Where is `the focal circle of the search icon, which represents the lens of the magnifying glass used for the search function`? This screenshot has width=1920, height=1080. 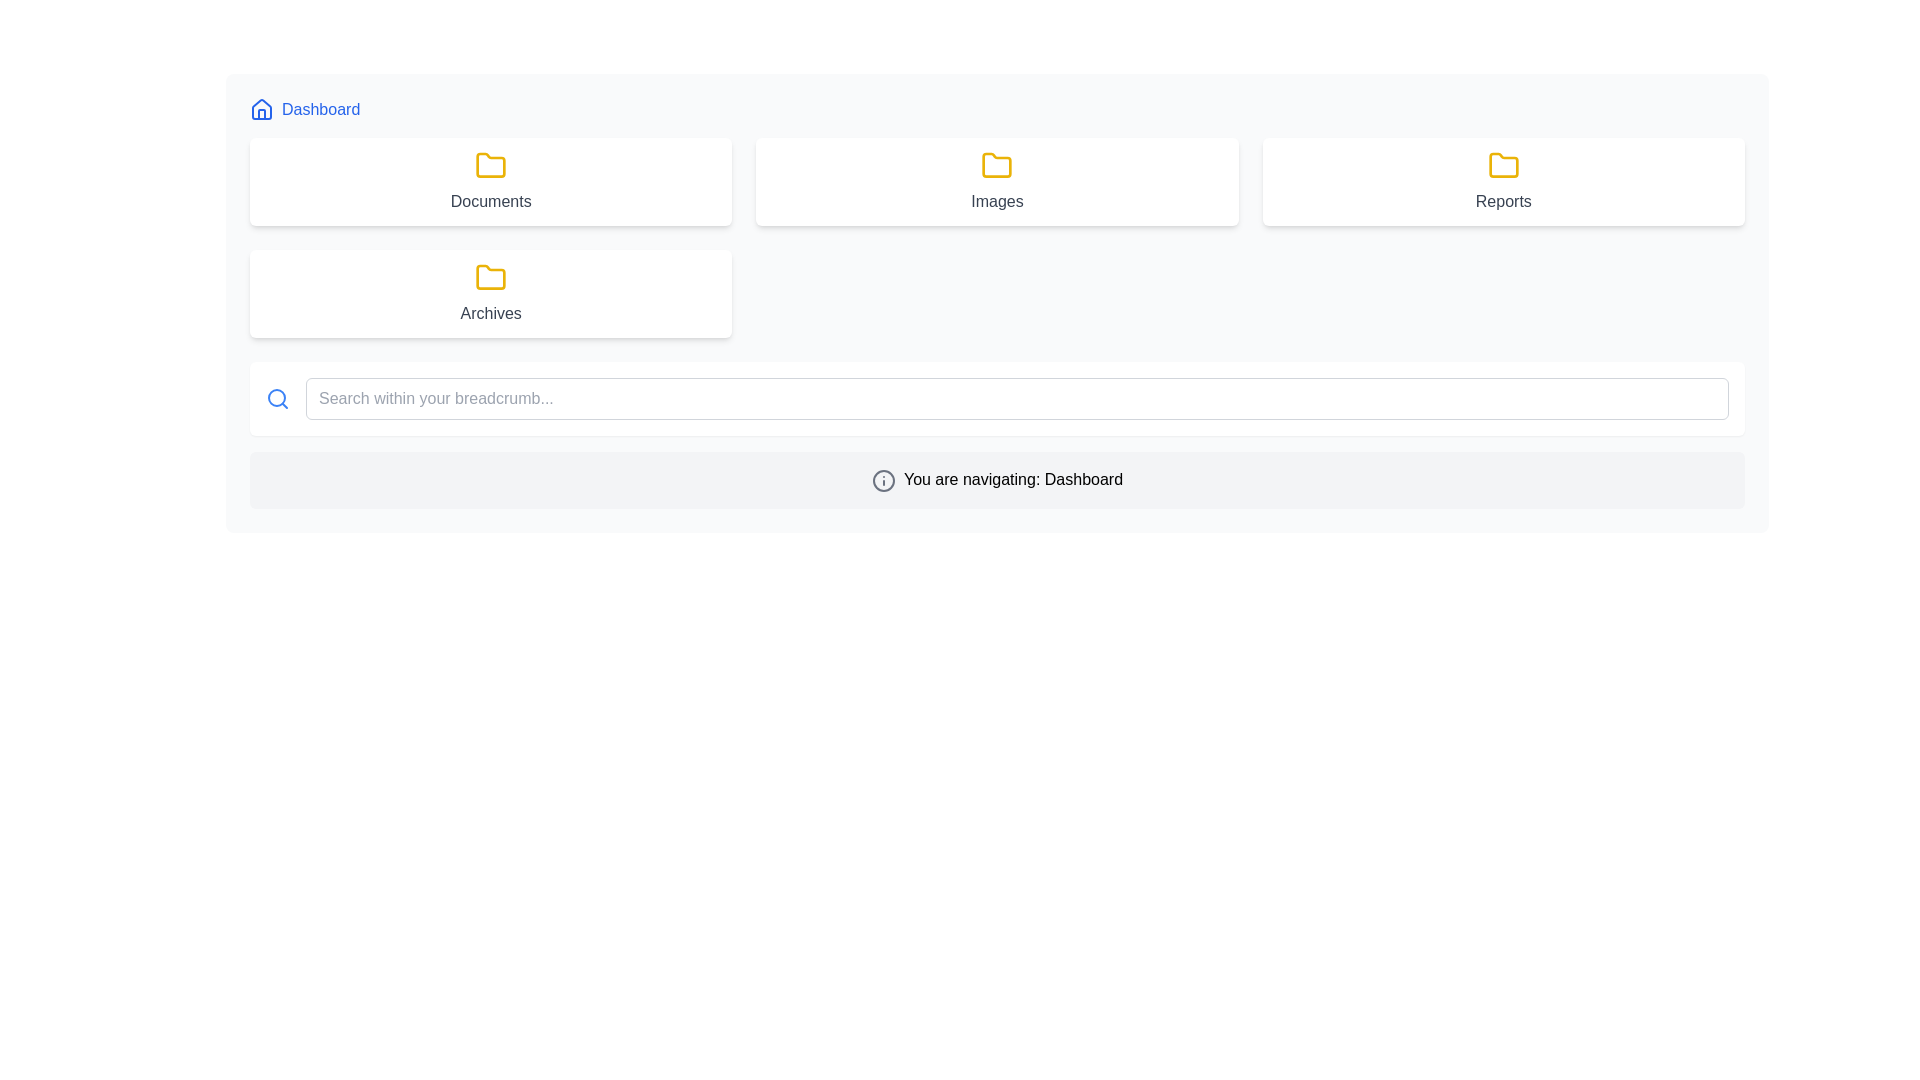 the focal circle of the search icon, which represents the lens of the magnifying glass used for the search function is located at coordinates (276, 397).